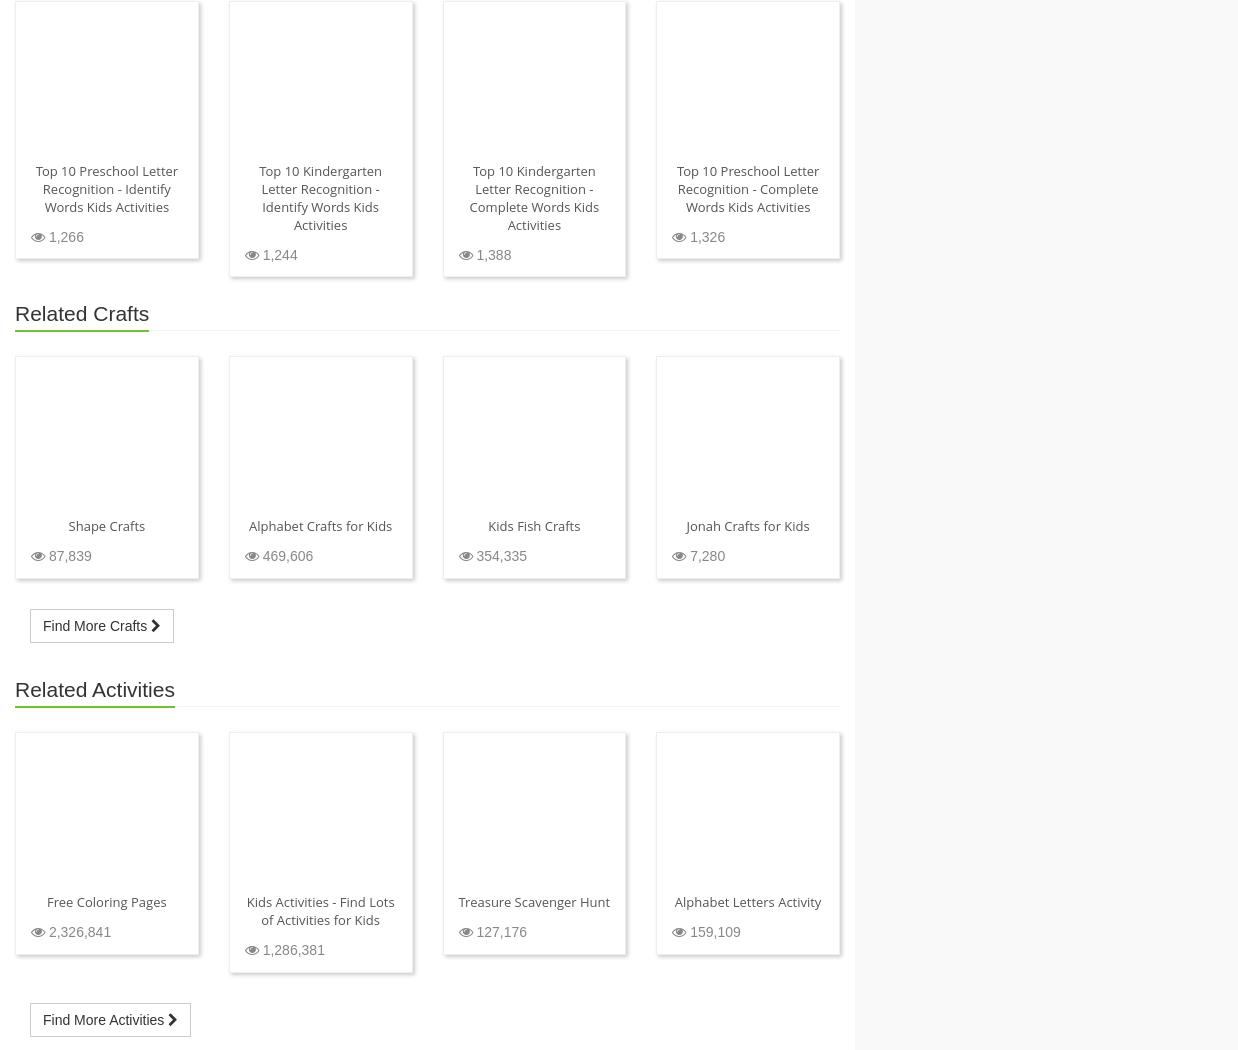 The width and height of the screenshot is (1238, 1050). I want to click on 'Shape Crafts', so click(106, 526).